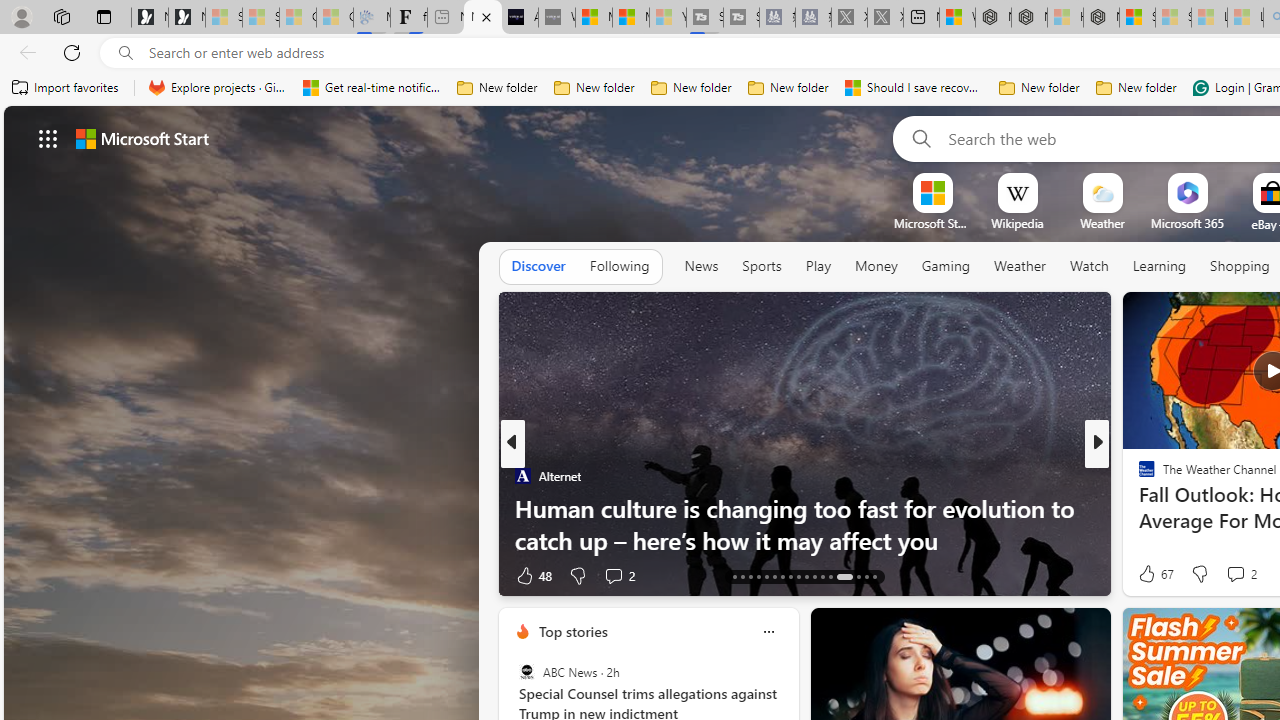  Describe the element at coordinates (1088, 265) in the screenshot. I see `'Watch'` at that location.